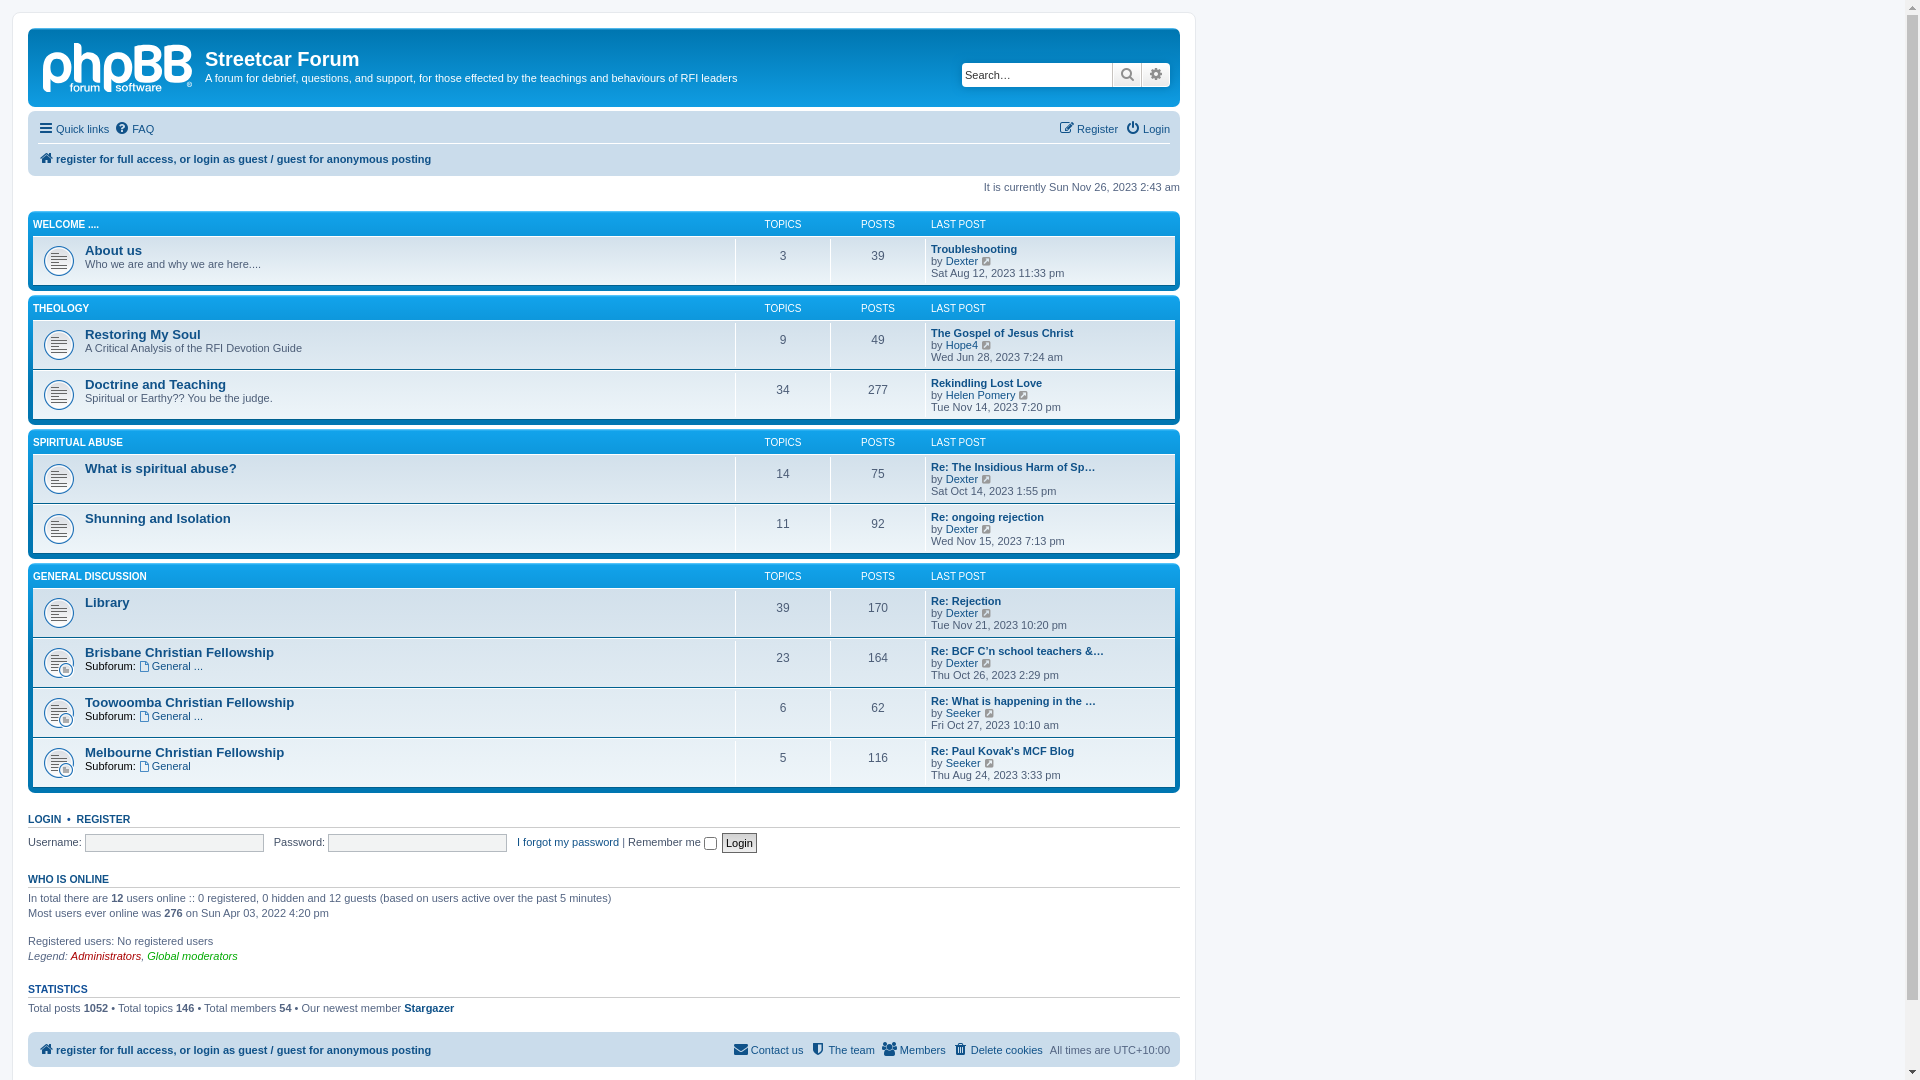 The image size is (1920, 1080). What do you see at coordinates (427, 1007) in the screenshot?
I see `'Stargazer'` at bounding box center [427, 1007].